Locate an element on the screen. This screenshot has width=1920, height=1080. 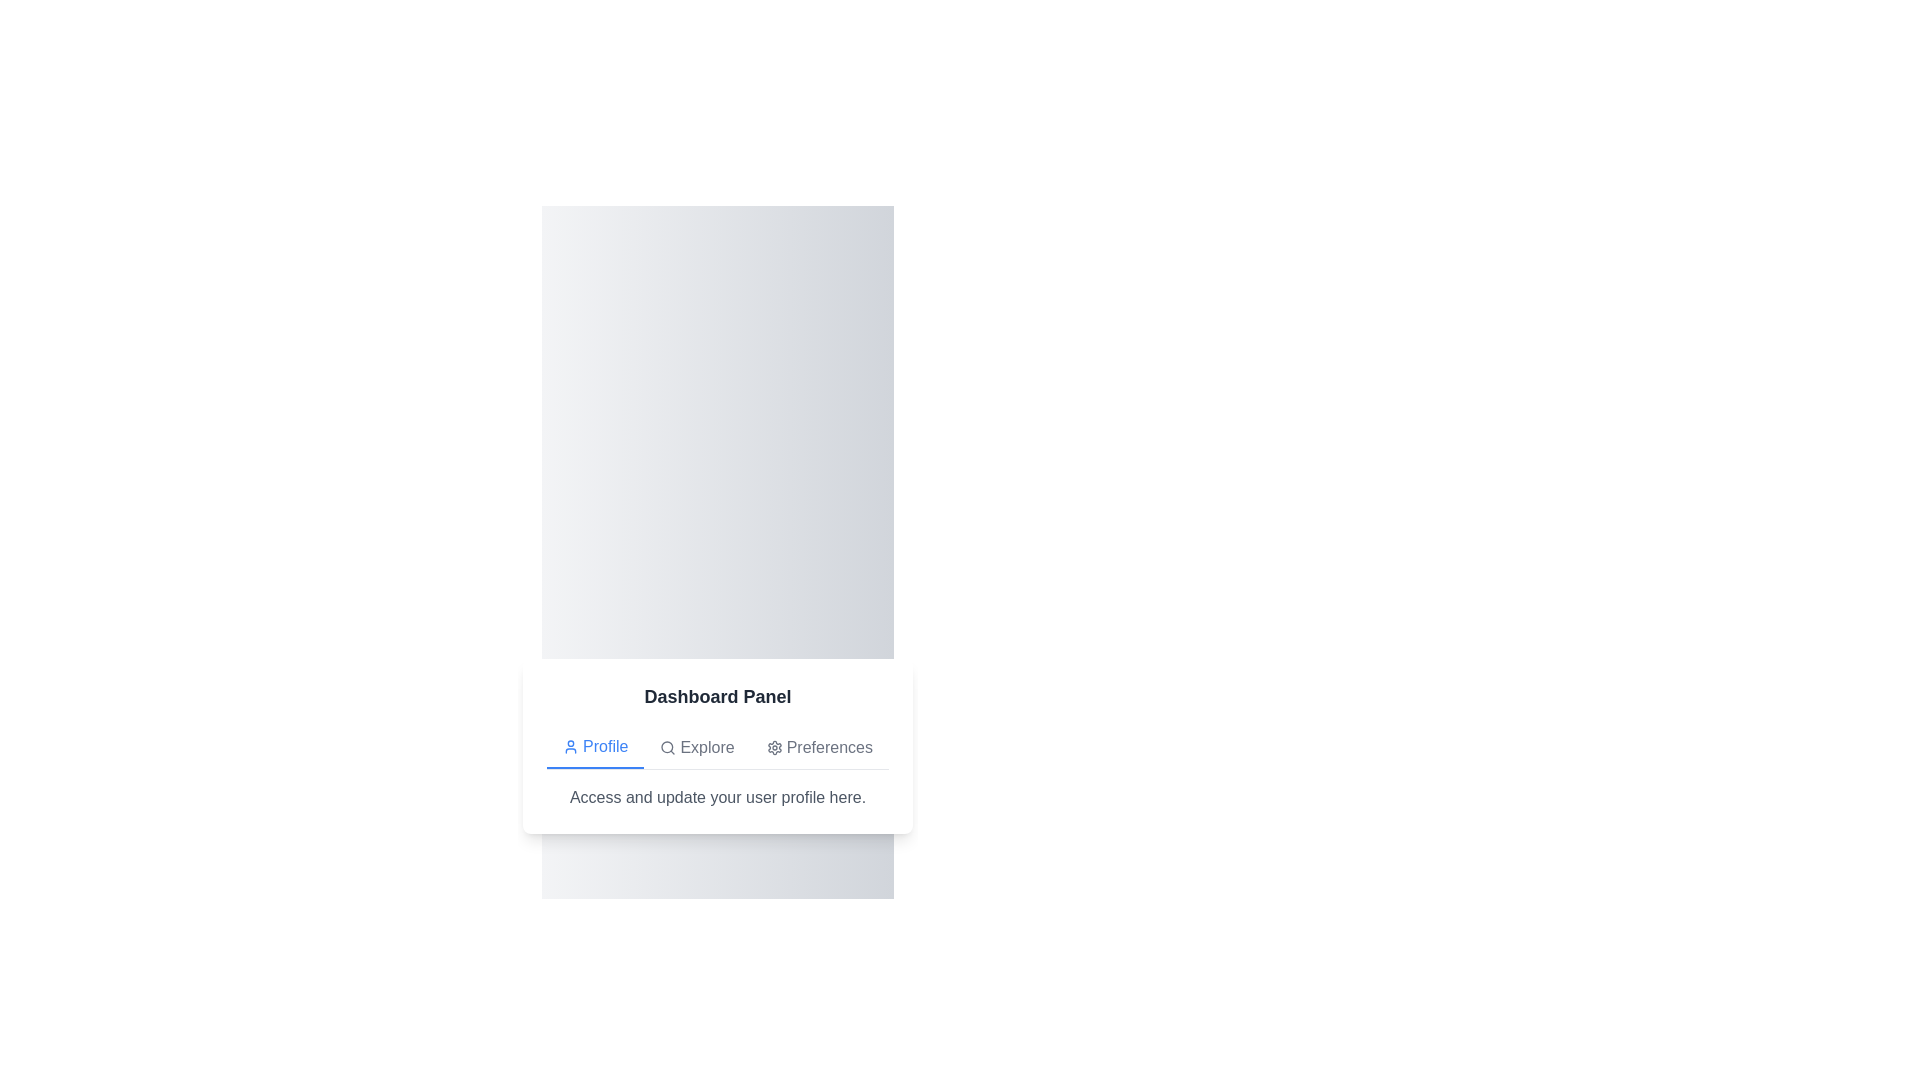
the 'Profile' tab button, which is the first tab in the navigation bar is located at coordinates (594, 747).